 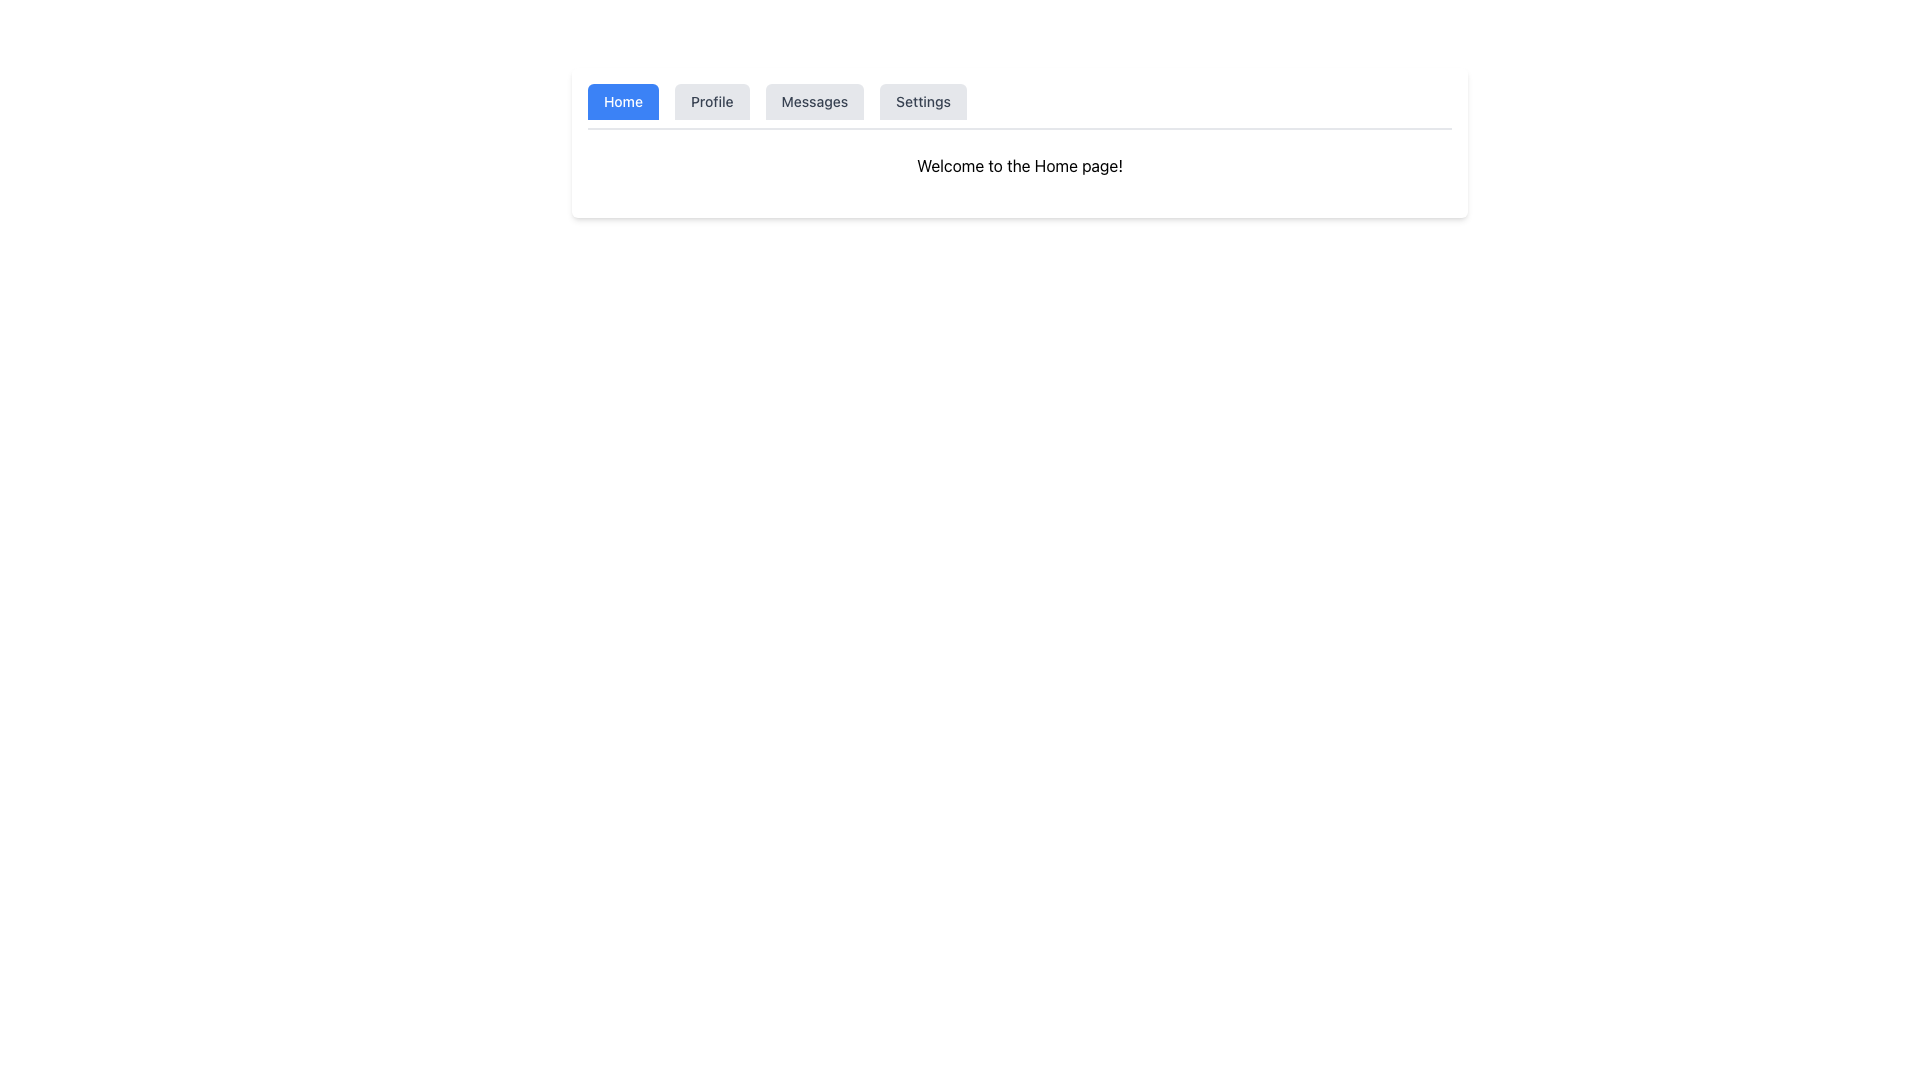 What do you see at coordinates (1019, 164) in the screenshot?
I see `the title text element that provides a welcoming message to users on the Home page` at bounding box center [1019, 164].